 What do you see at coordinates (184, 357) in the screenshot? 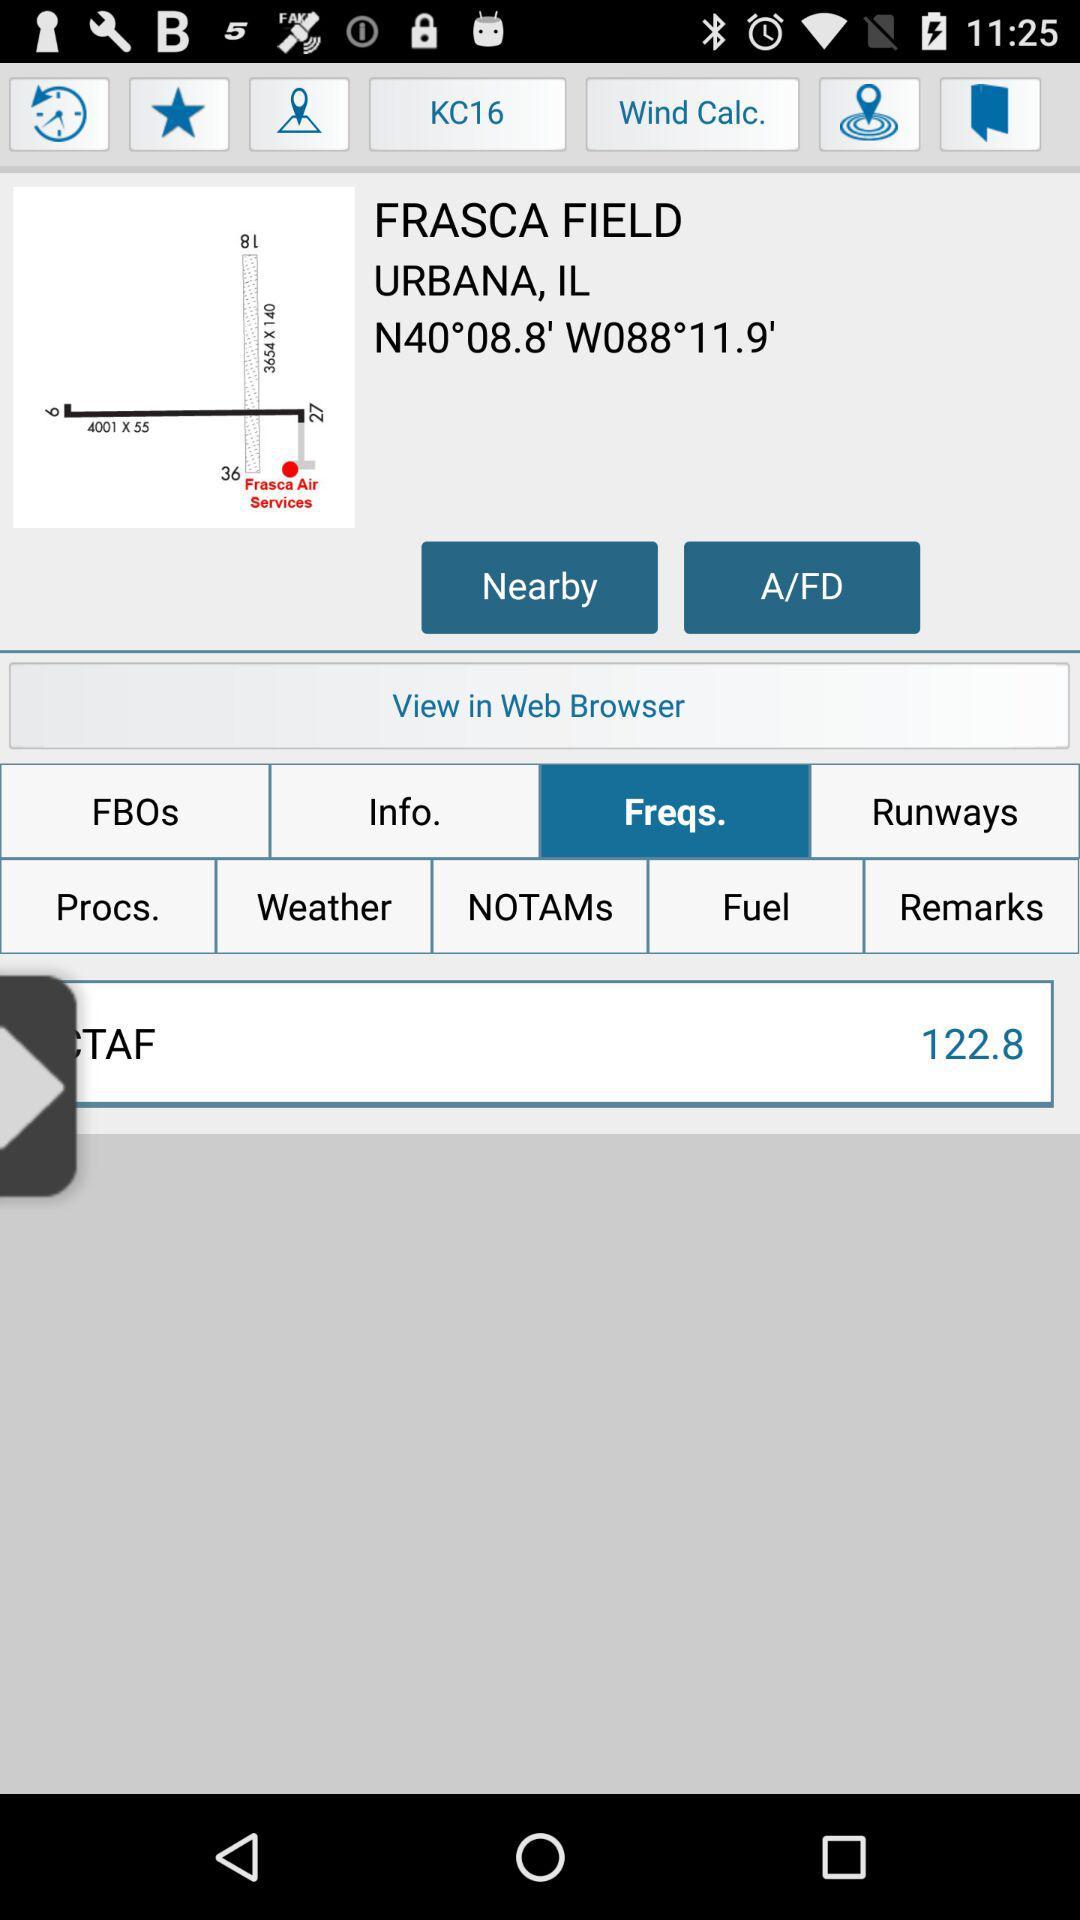
I see `map of airfield` at bounding box center [184, 357].